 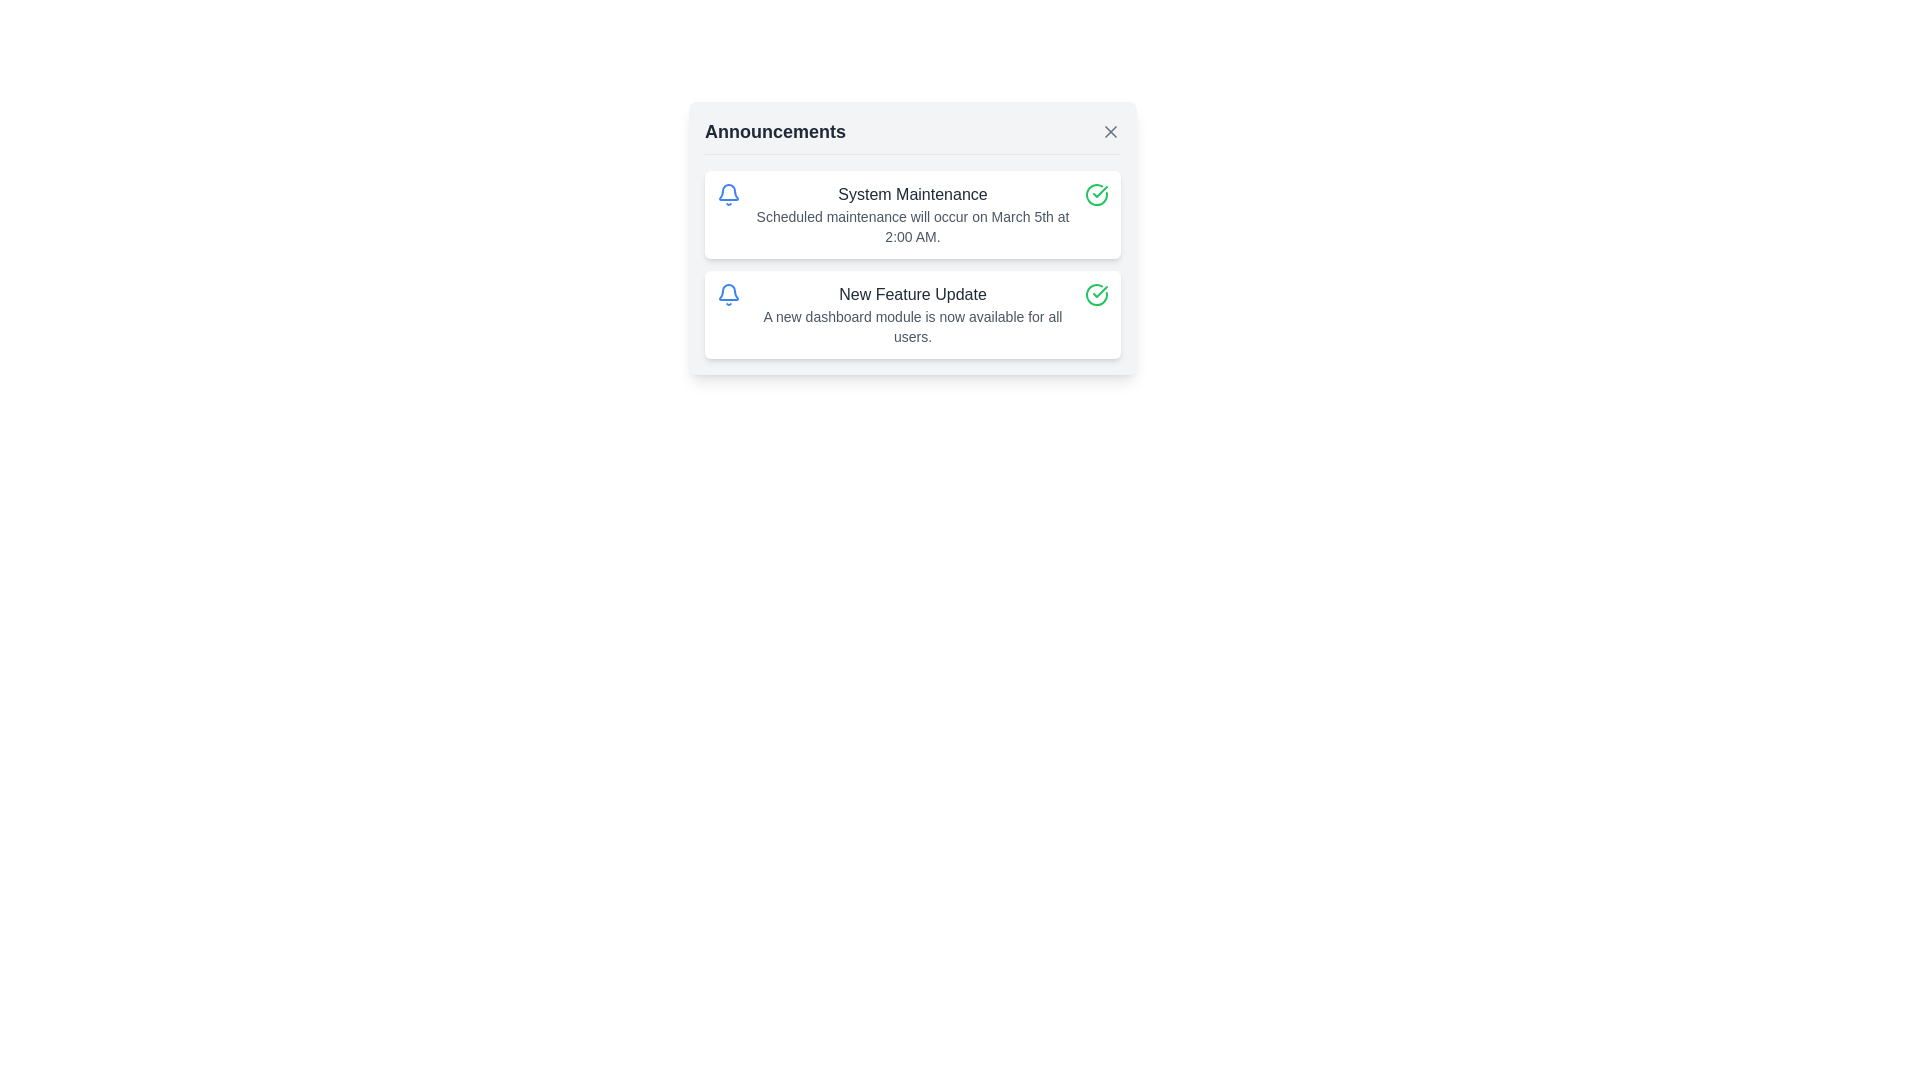 I want to click on the green check mark icon within a circle, located at the top-right corner of the announcements box, to the right of the 'System Maintenance' heading, so click(x=1096, y=195).